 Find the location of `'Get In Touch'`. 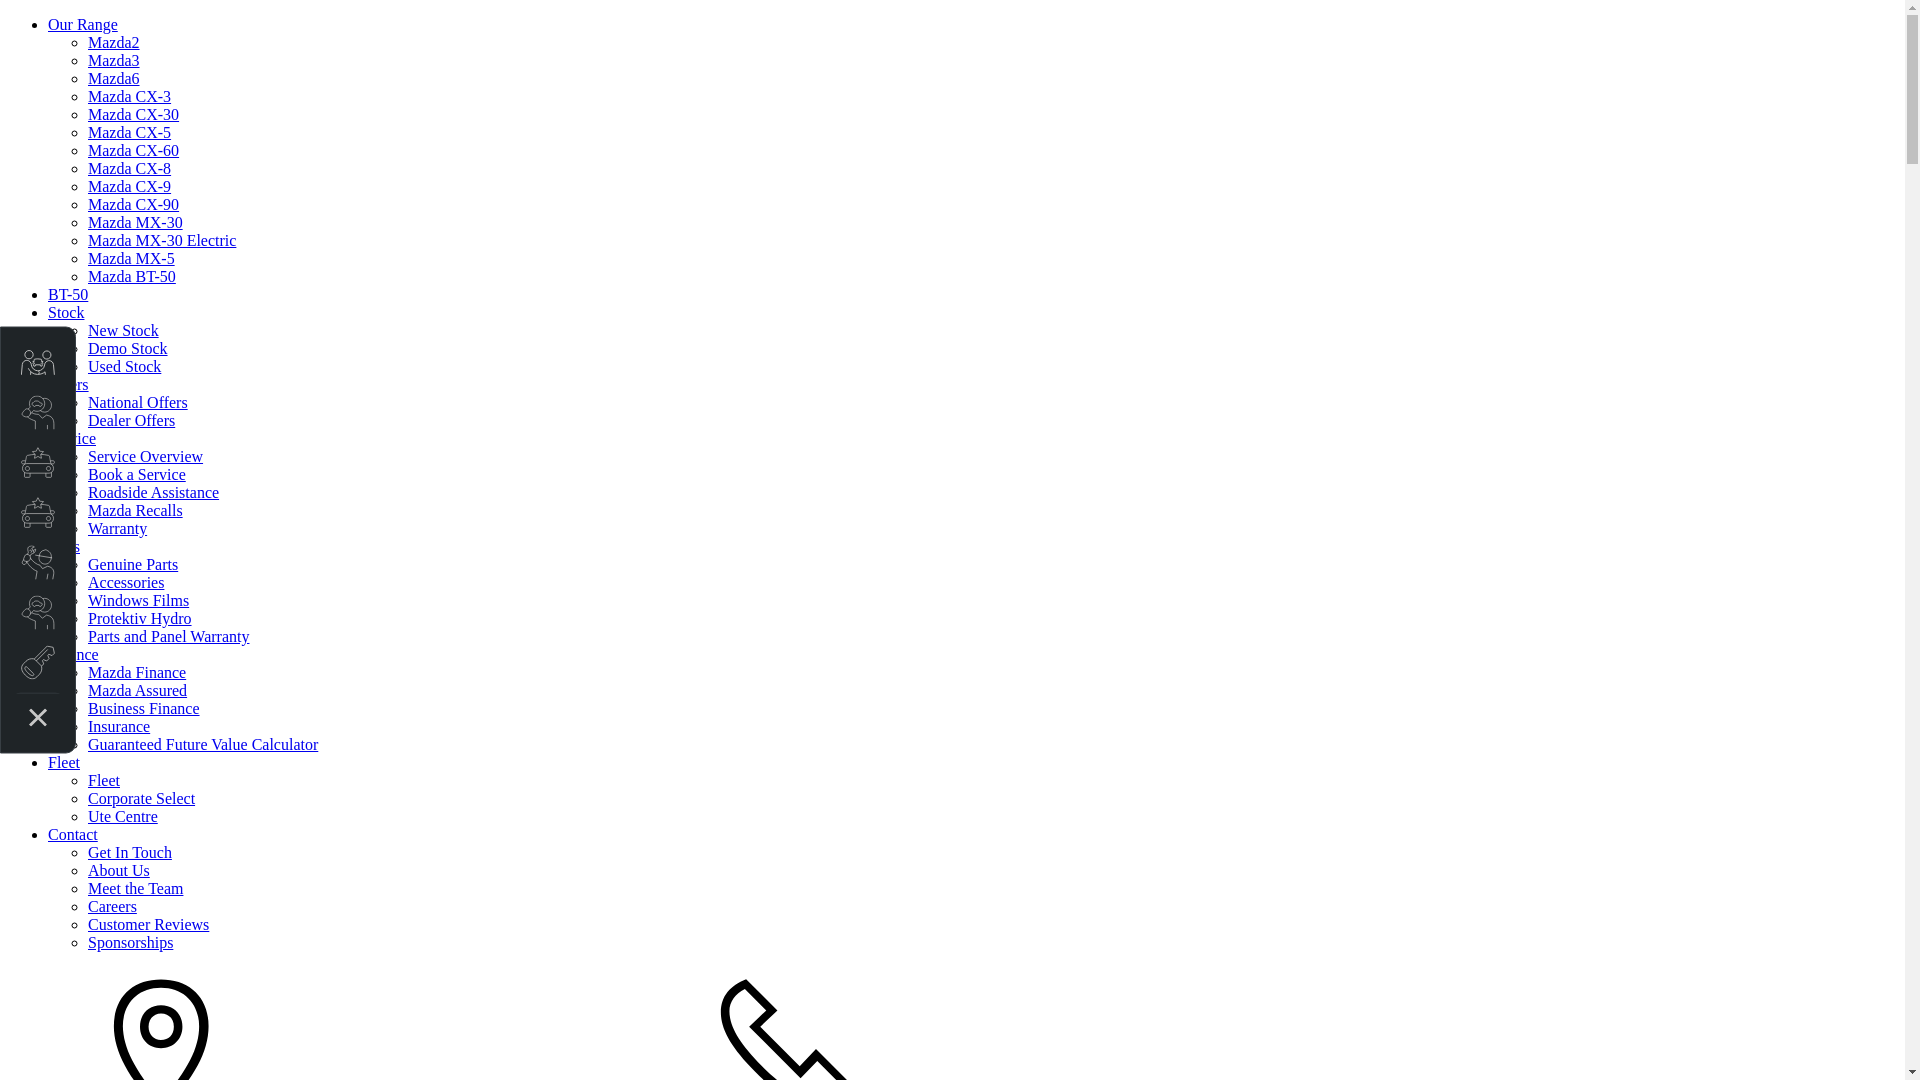

'Get In Touch' is located at coordinates (128, 852).